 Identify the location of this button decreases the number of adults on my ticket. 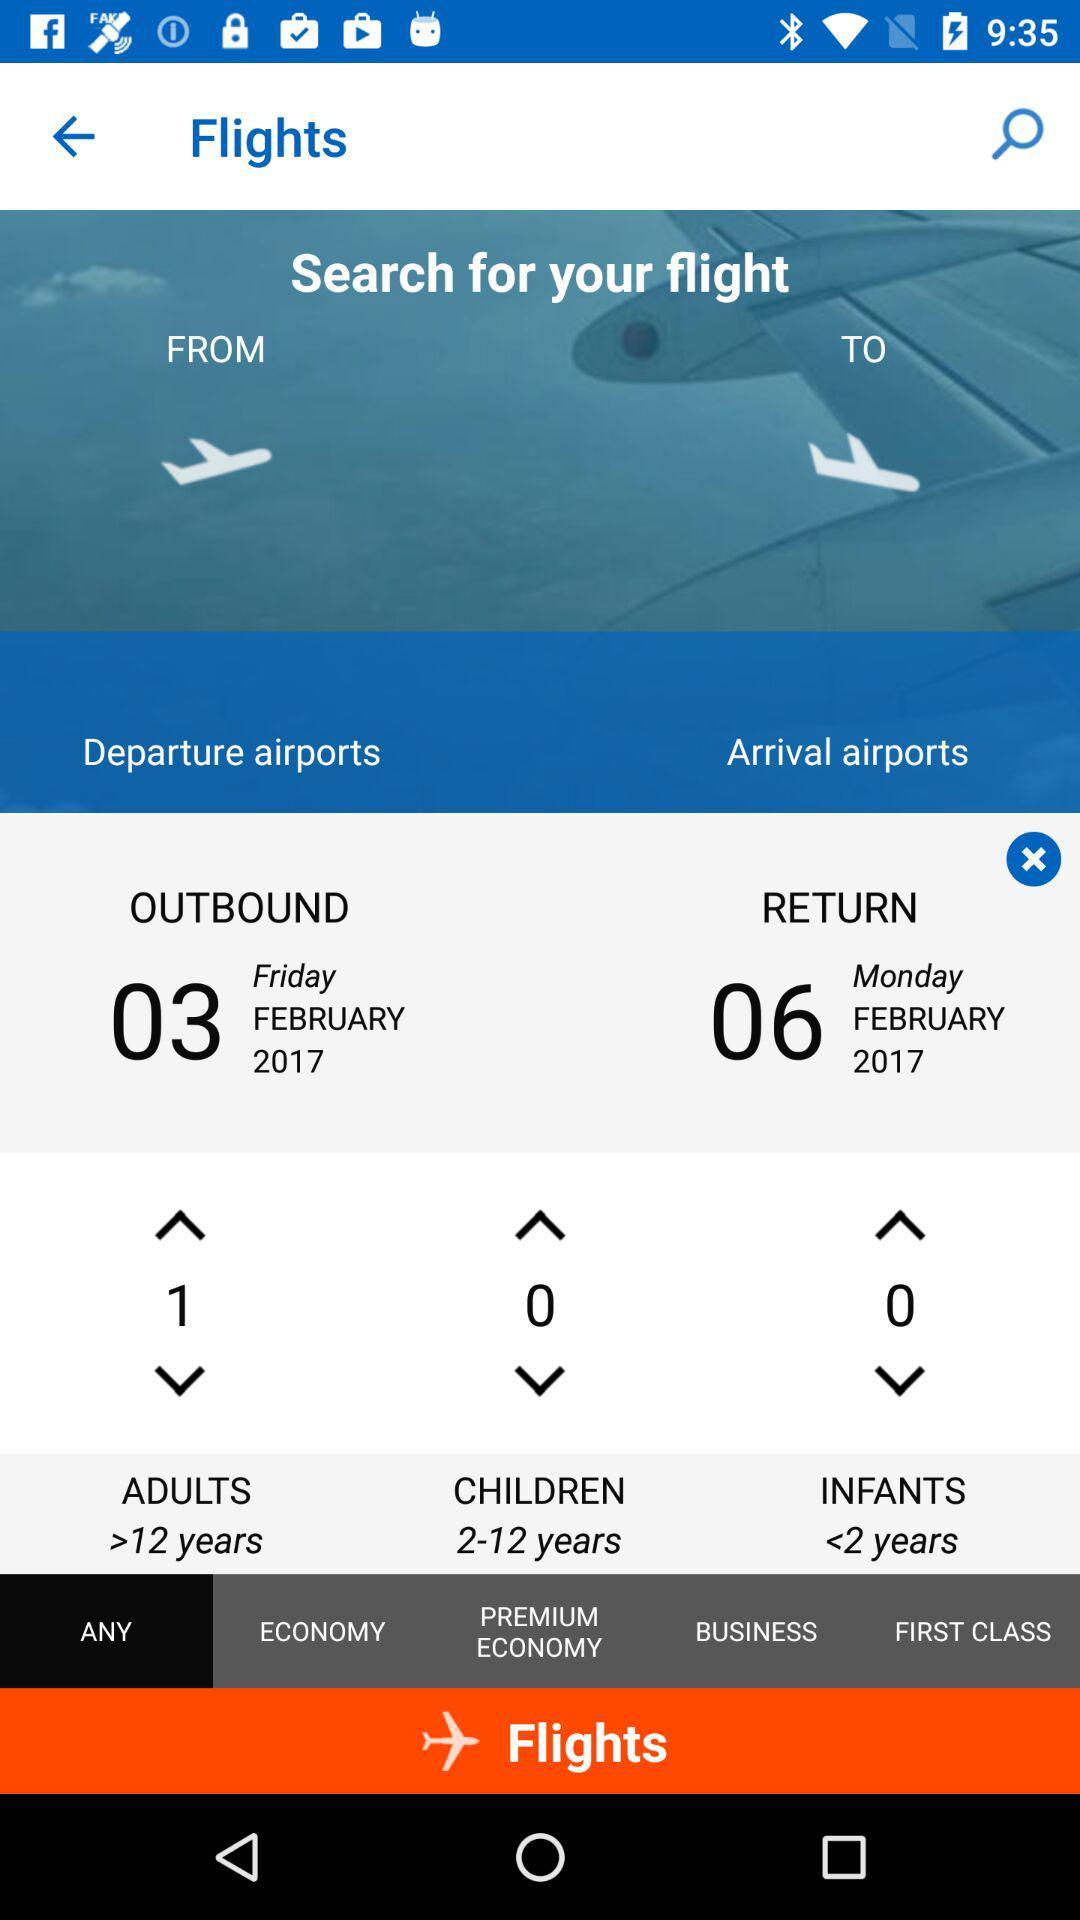
(180, 1380).